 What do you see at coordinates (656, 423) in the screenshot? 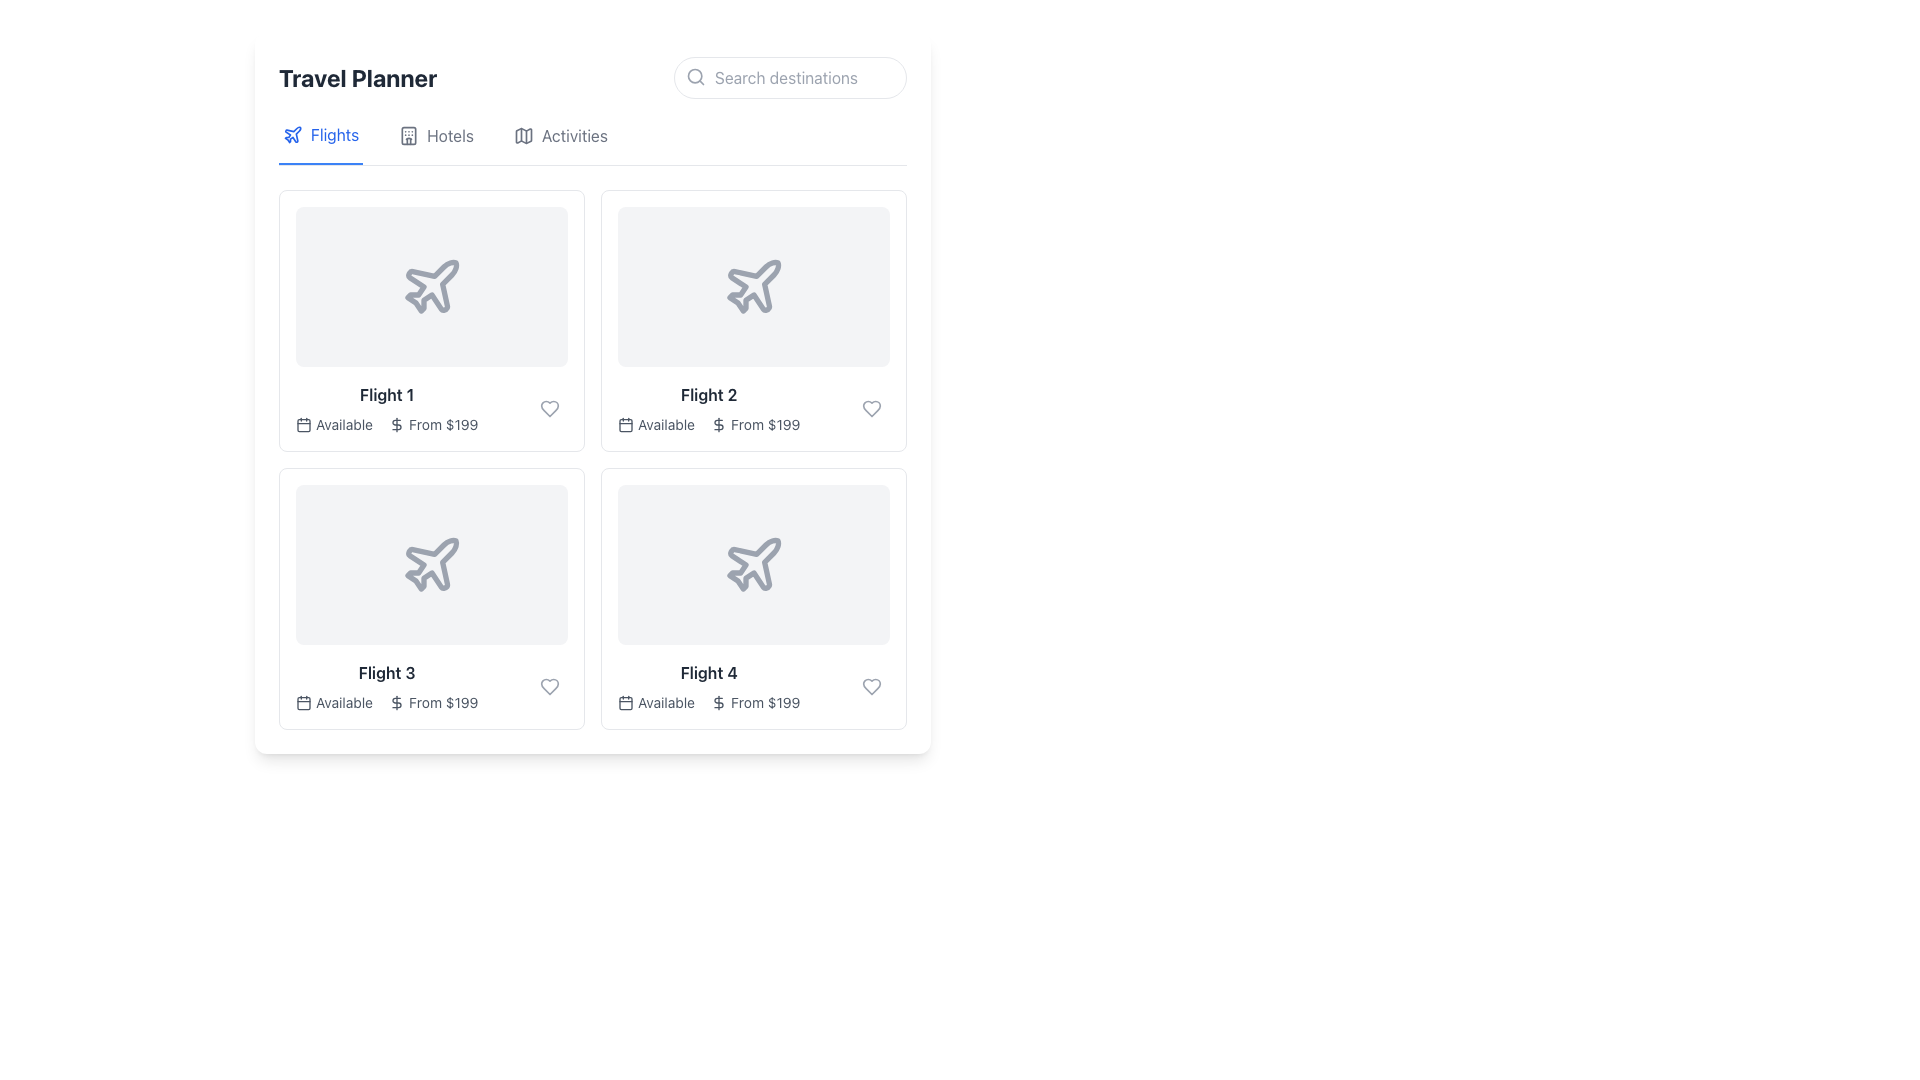
I see `availability status label with decorative icon located in the 'Flight 2' card, which is positioned below the flight preview image and above the pricing information` at bounding box center [656, 423].